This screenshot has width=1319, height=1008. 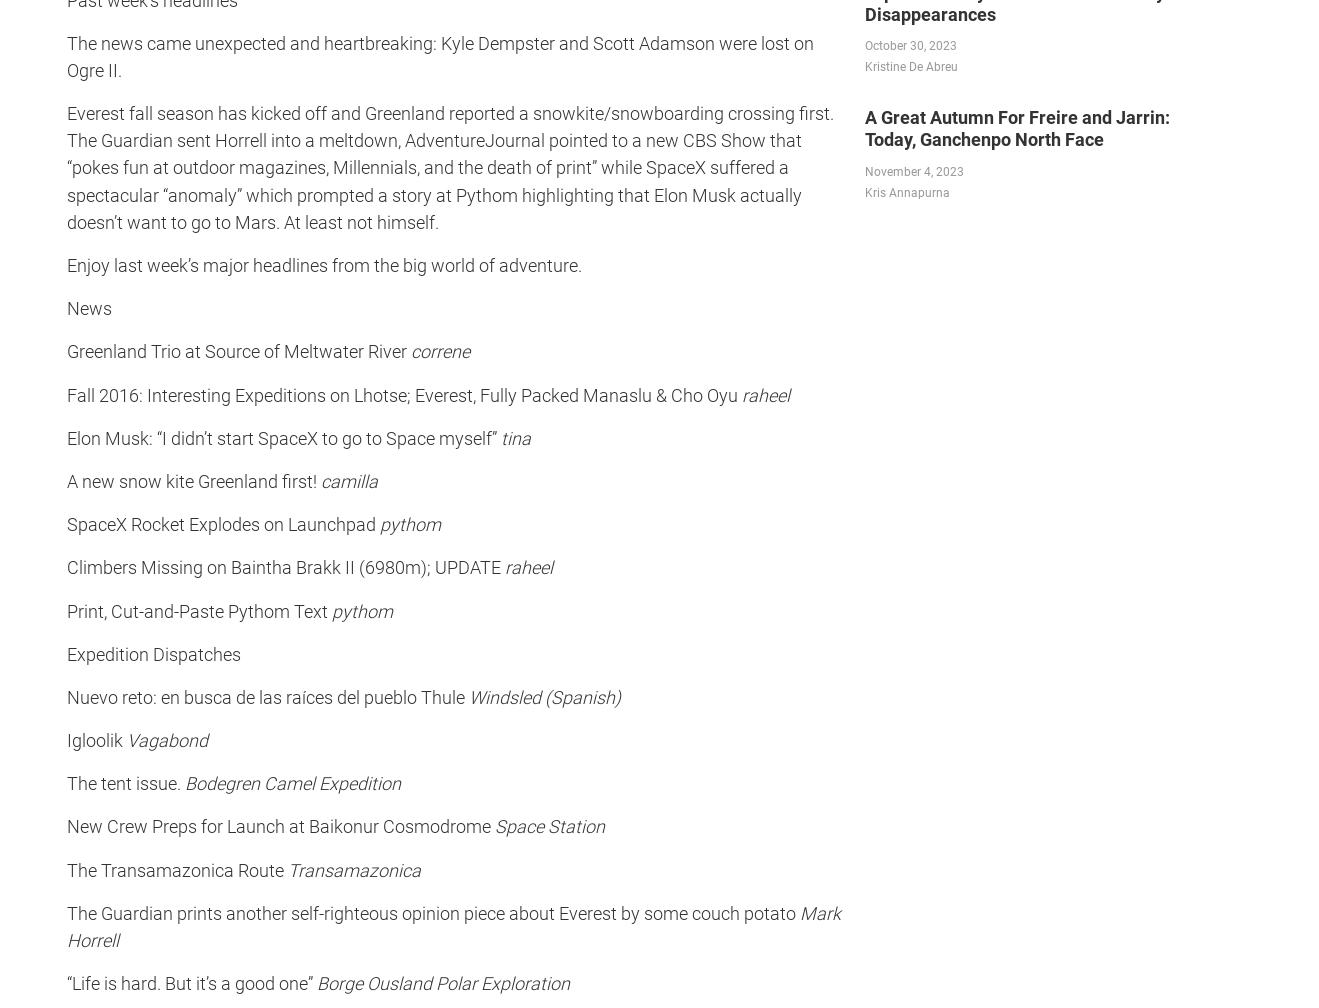 I want to click on 'Watch Whale Slam Wingfoiler in Scary Moment', so click(x=193, y=608).